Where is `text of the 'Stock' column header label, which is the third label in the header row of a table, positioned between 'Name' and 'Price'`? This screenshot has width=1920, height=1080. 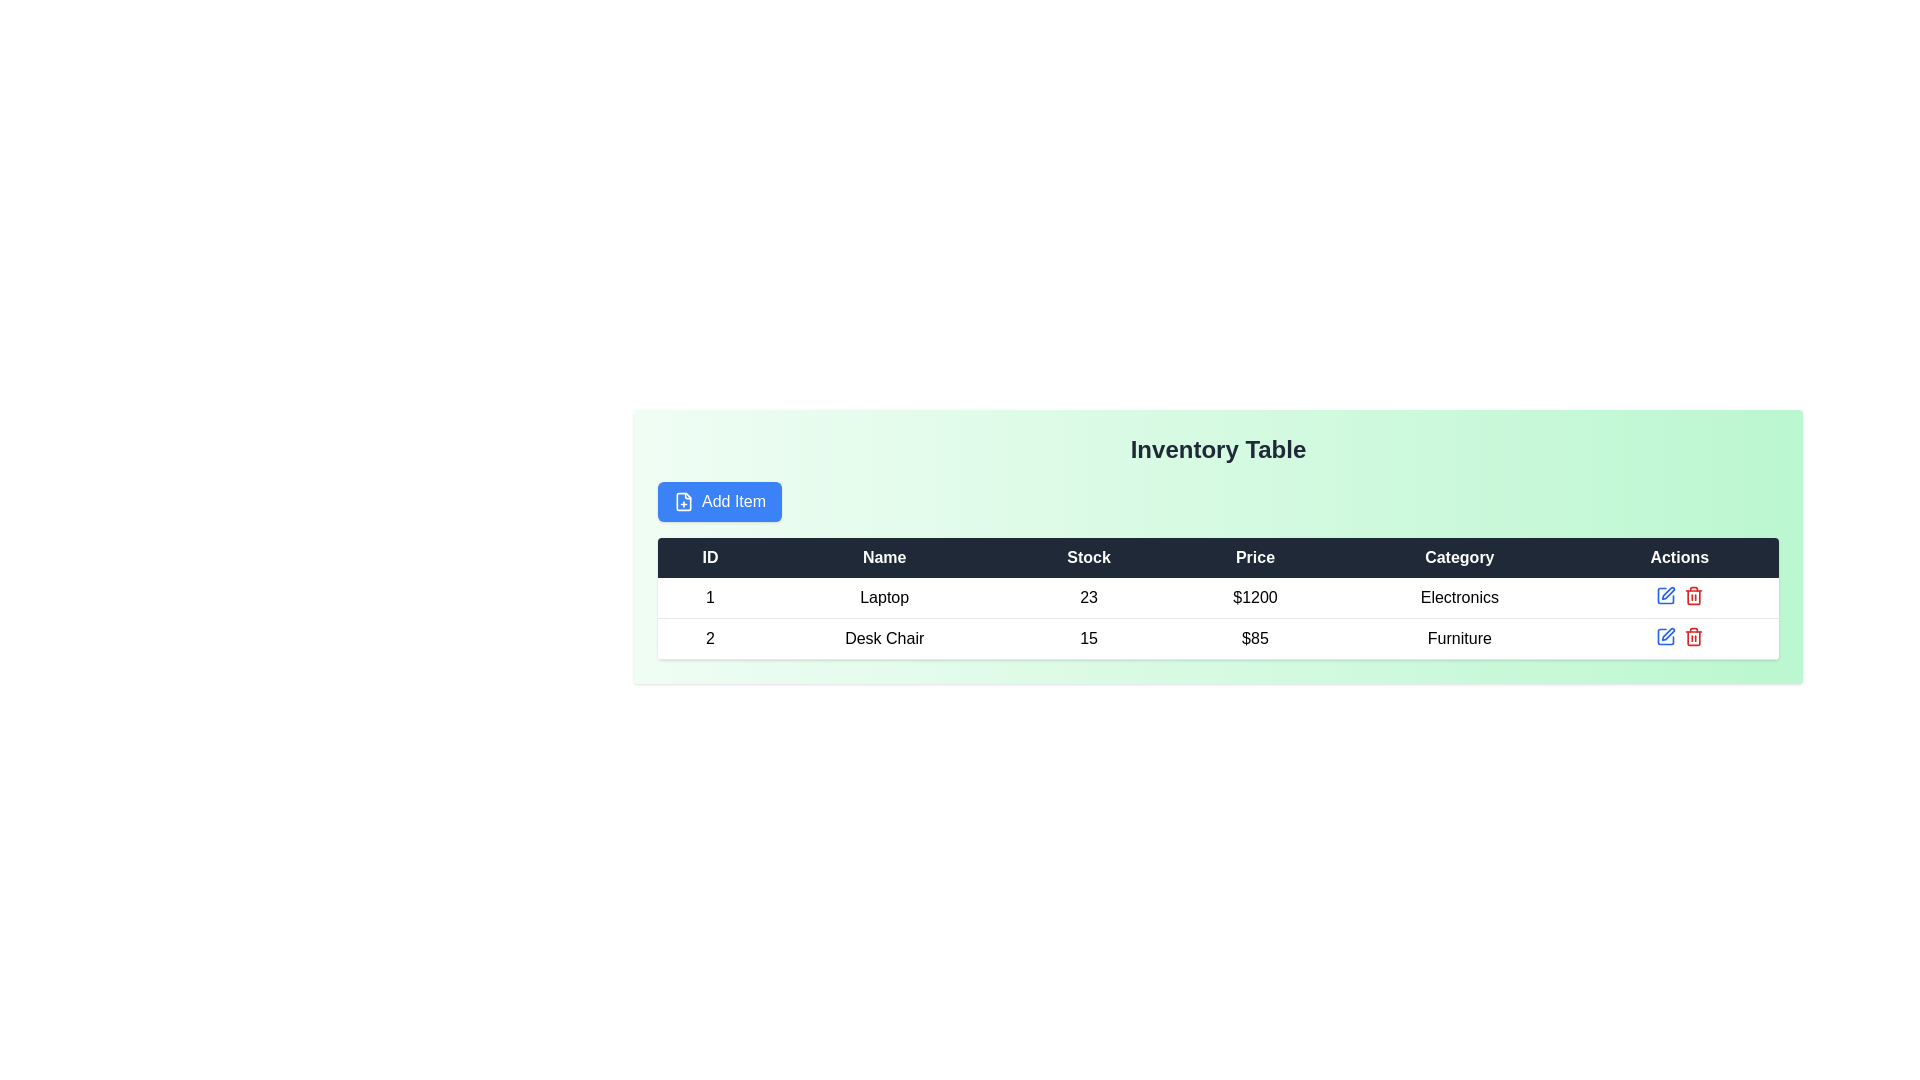 text of the 'Stock' column header label, which is the third label in the header row of a table, positioned between 'Name' and 'Price' is located at coordinates (1088, 558).